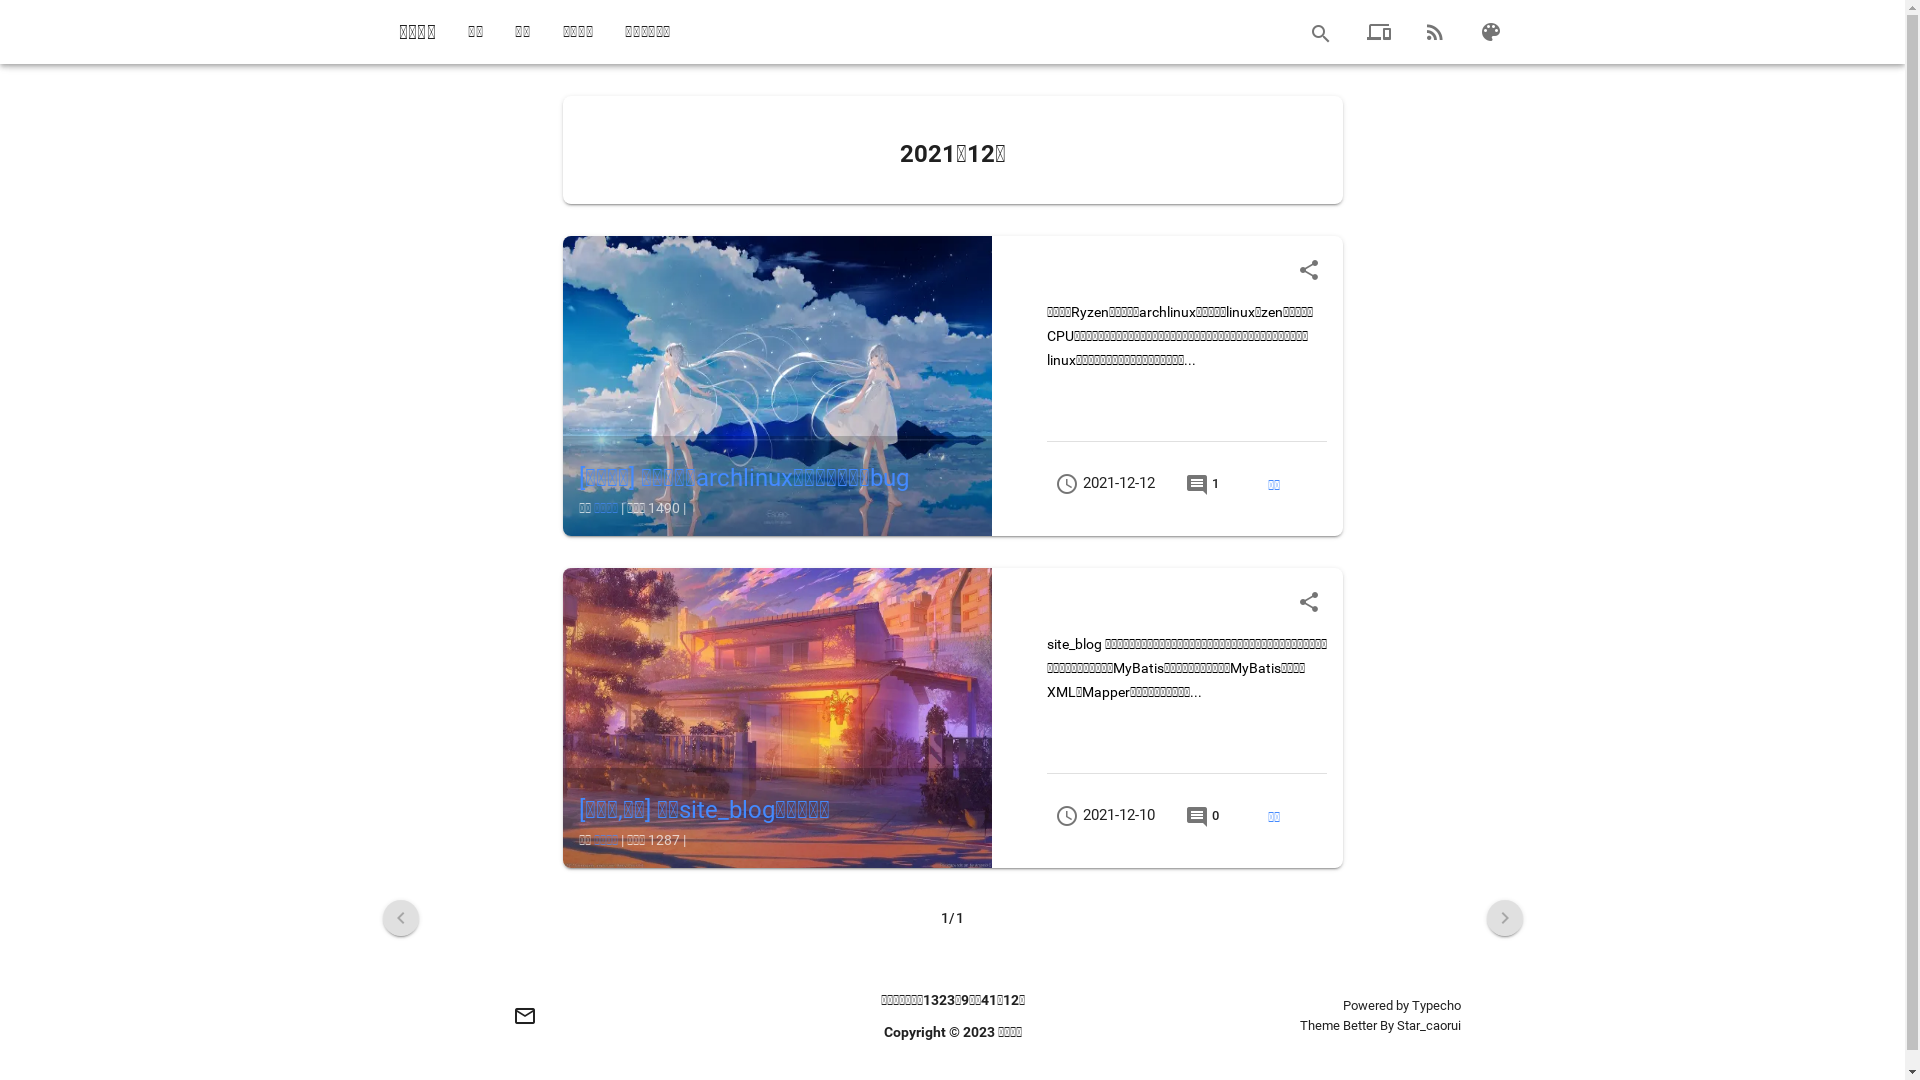  Describe the element at coordinates (399, 918) in the screenshot. I see `'navigate_before'` at that location.